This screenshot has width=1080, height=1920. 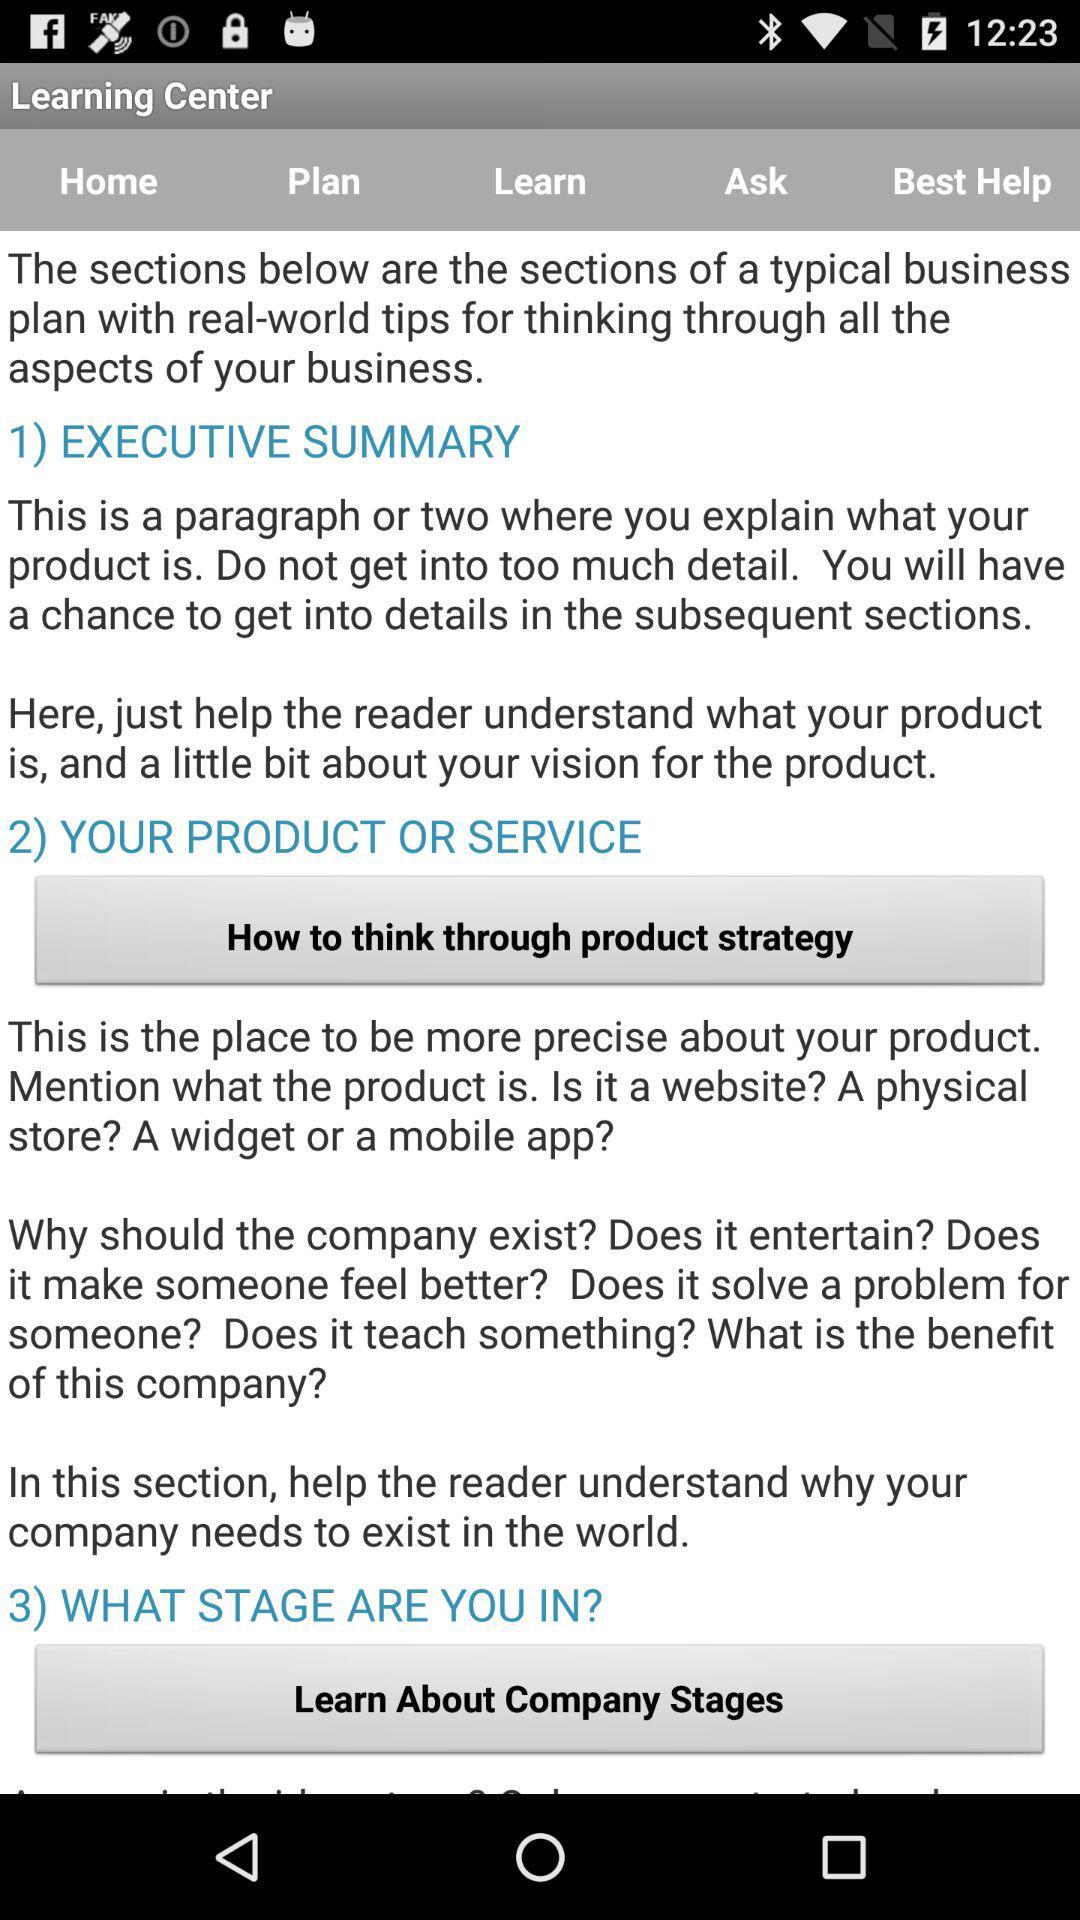 I want to click on the item below 2 your product app, so click(x=540, y=935).